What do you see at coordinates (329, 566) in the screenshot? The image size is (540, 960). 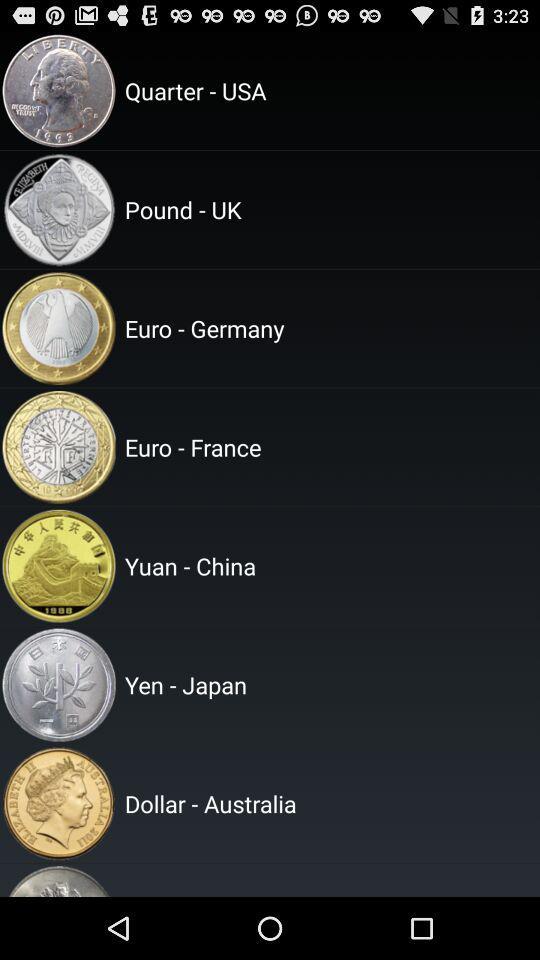 I see `yuan - china item` at bounding box center [329, 566].